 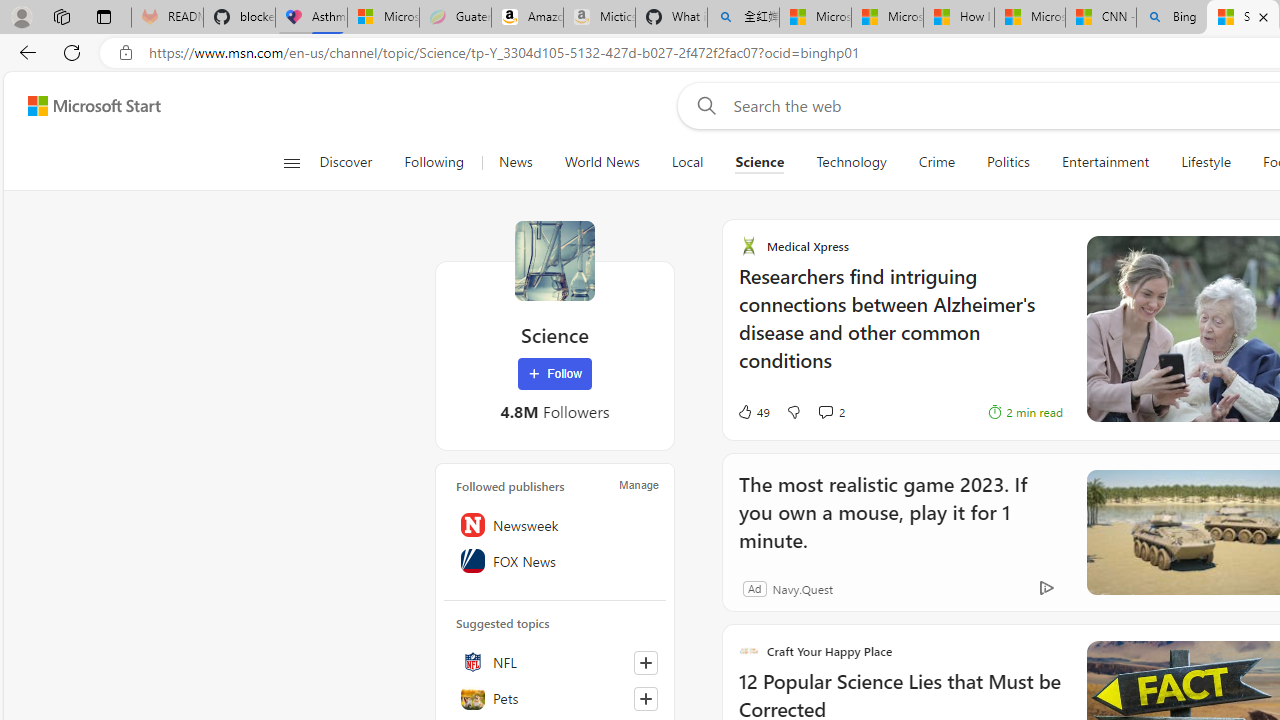 What do you see at coordinates (830, 411) in the screenshot?
I see `'View comments 2 Comment'` at bounding box center [830, 411].